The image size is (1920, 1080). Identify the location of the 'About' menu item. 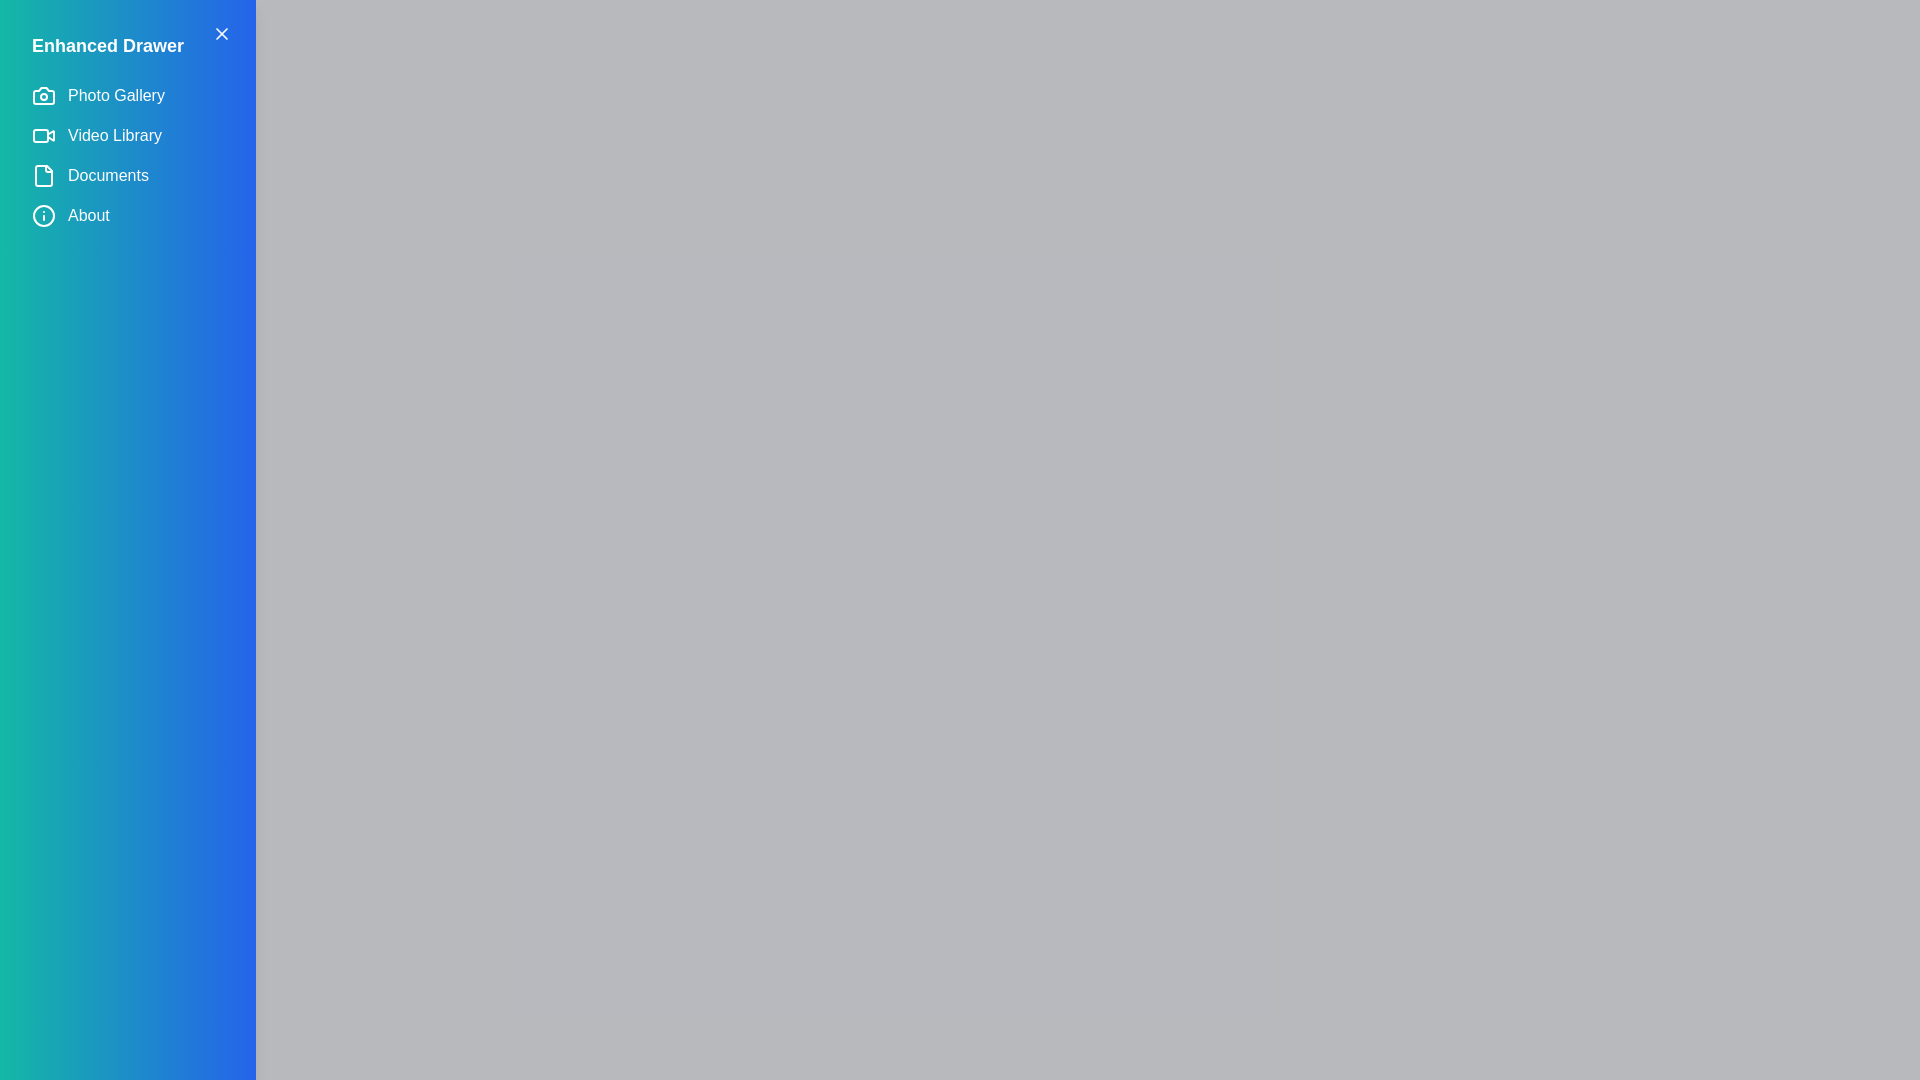
(127, 216).